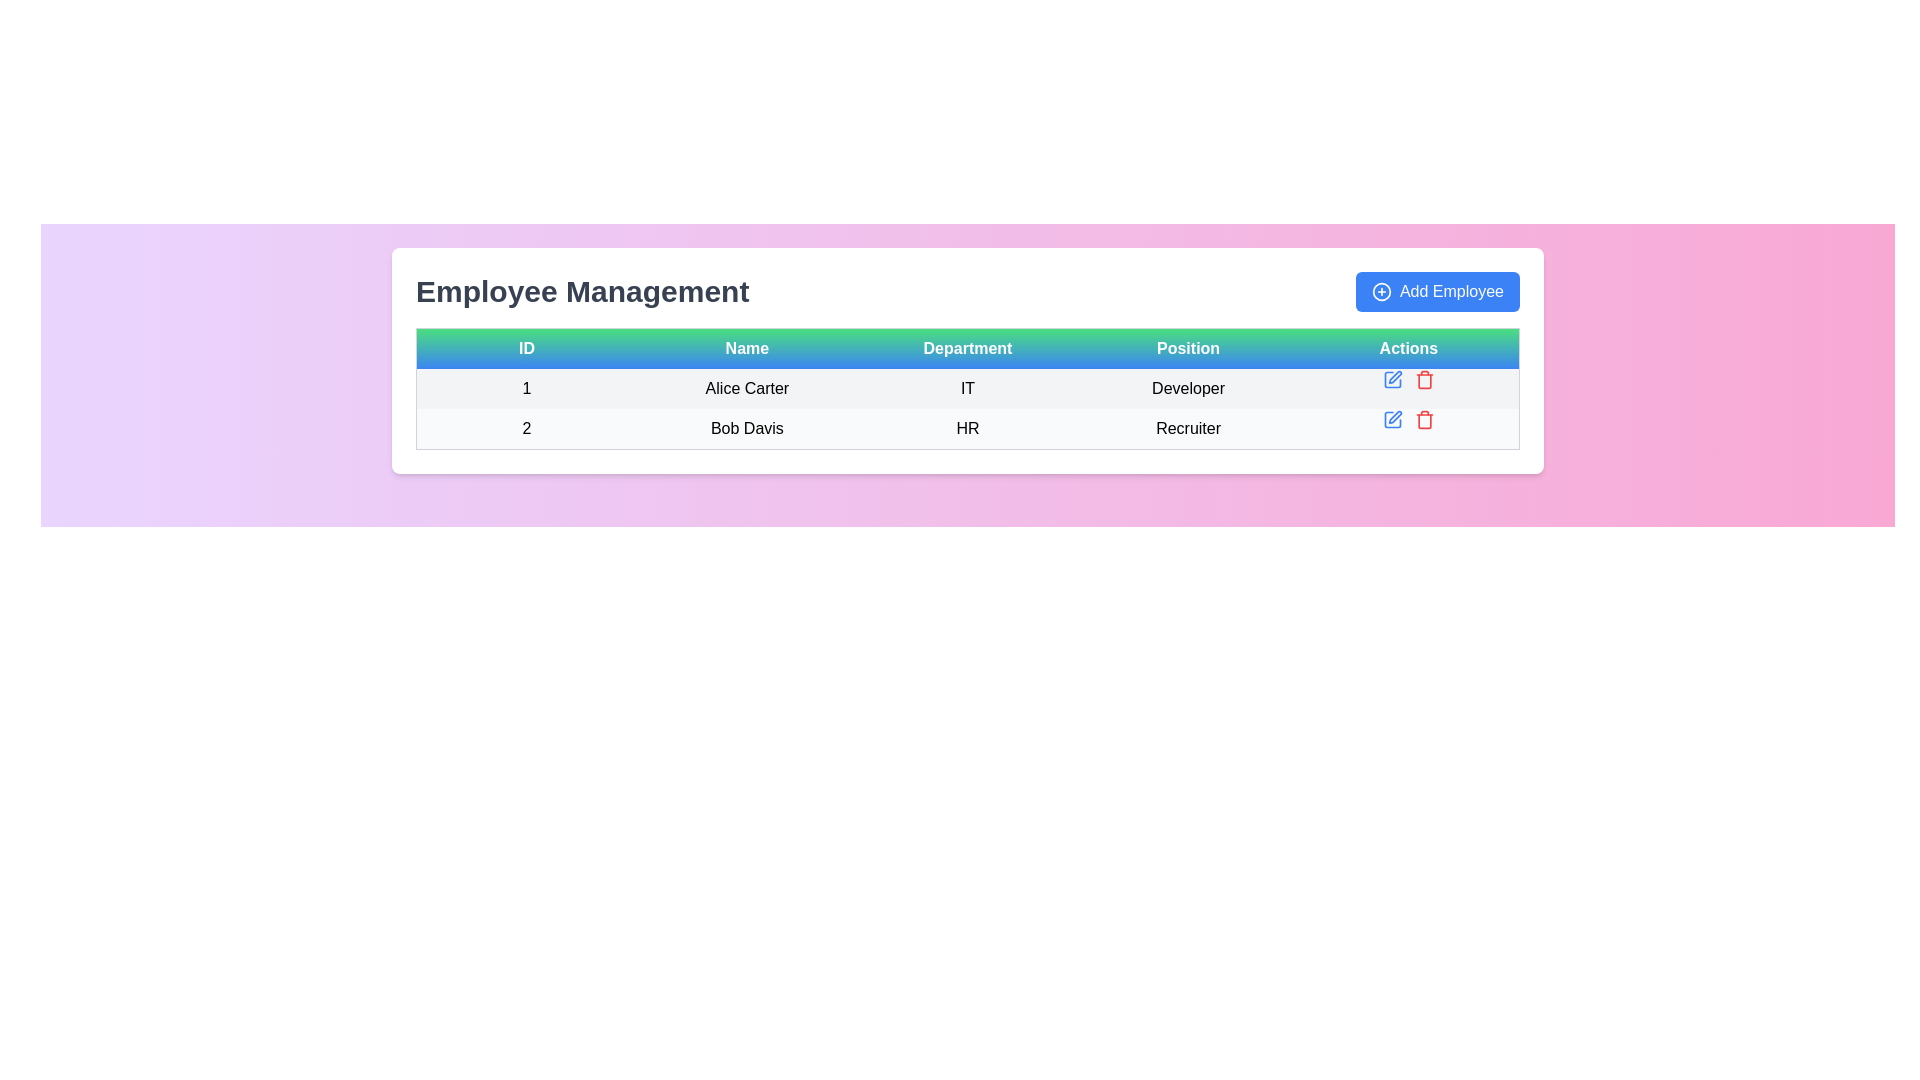 The width and height of the screenshot is (1920, 1080). Describe the element at coordinates (1424, 380) in the screenshot. I see `the delete icon located in the 'Actions' column of the first row of the table` at that location.